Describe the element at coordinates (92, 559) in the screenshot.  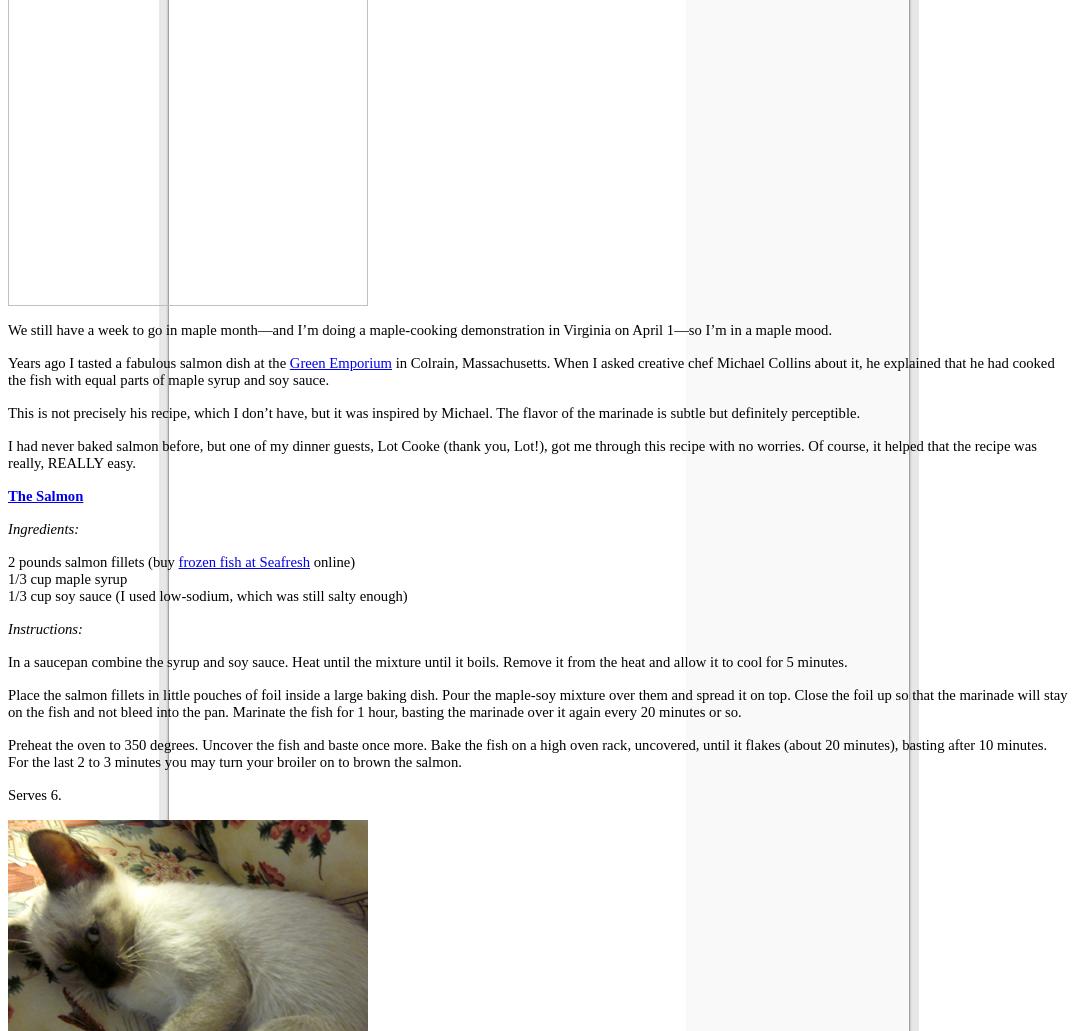
I see `'2 pounds salmon fillets (buy'` at that location.